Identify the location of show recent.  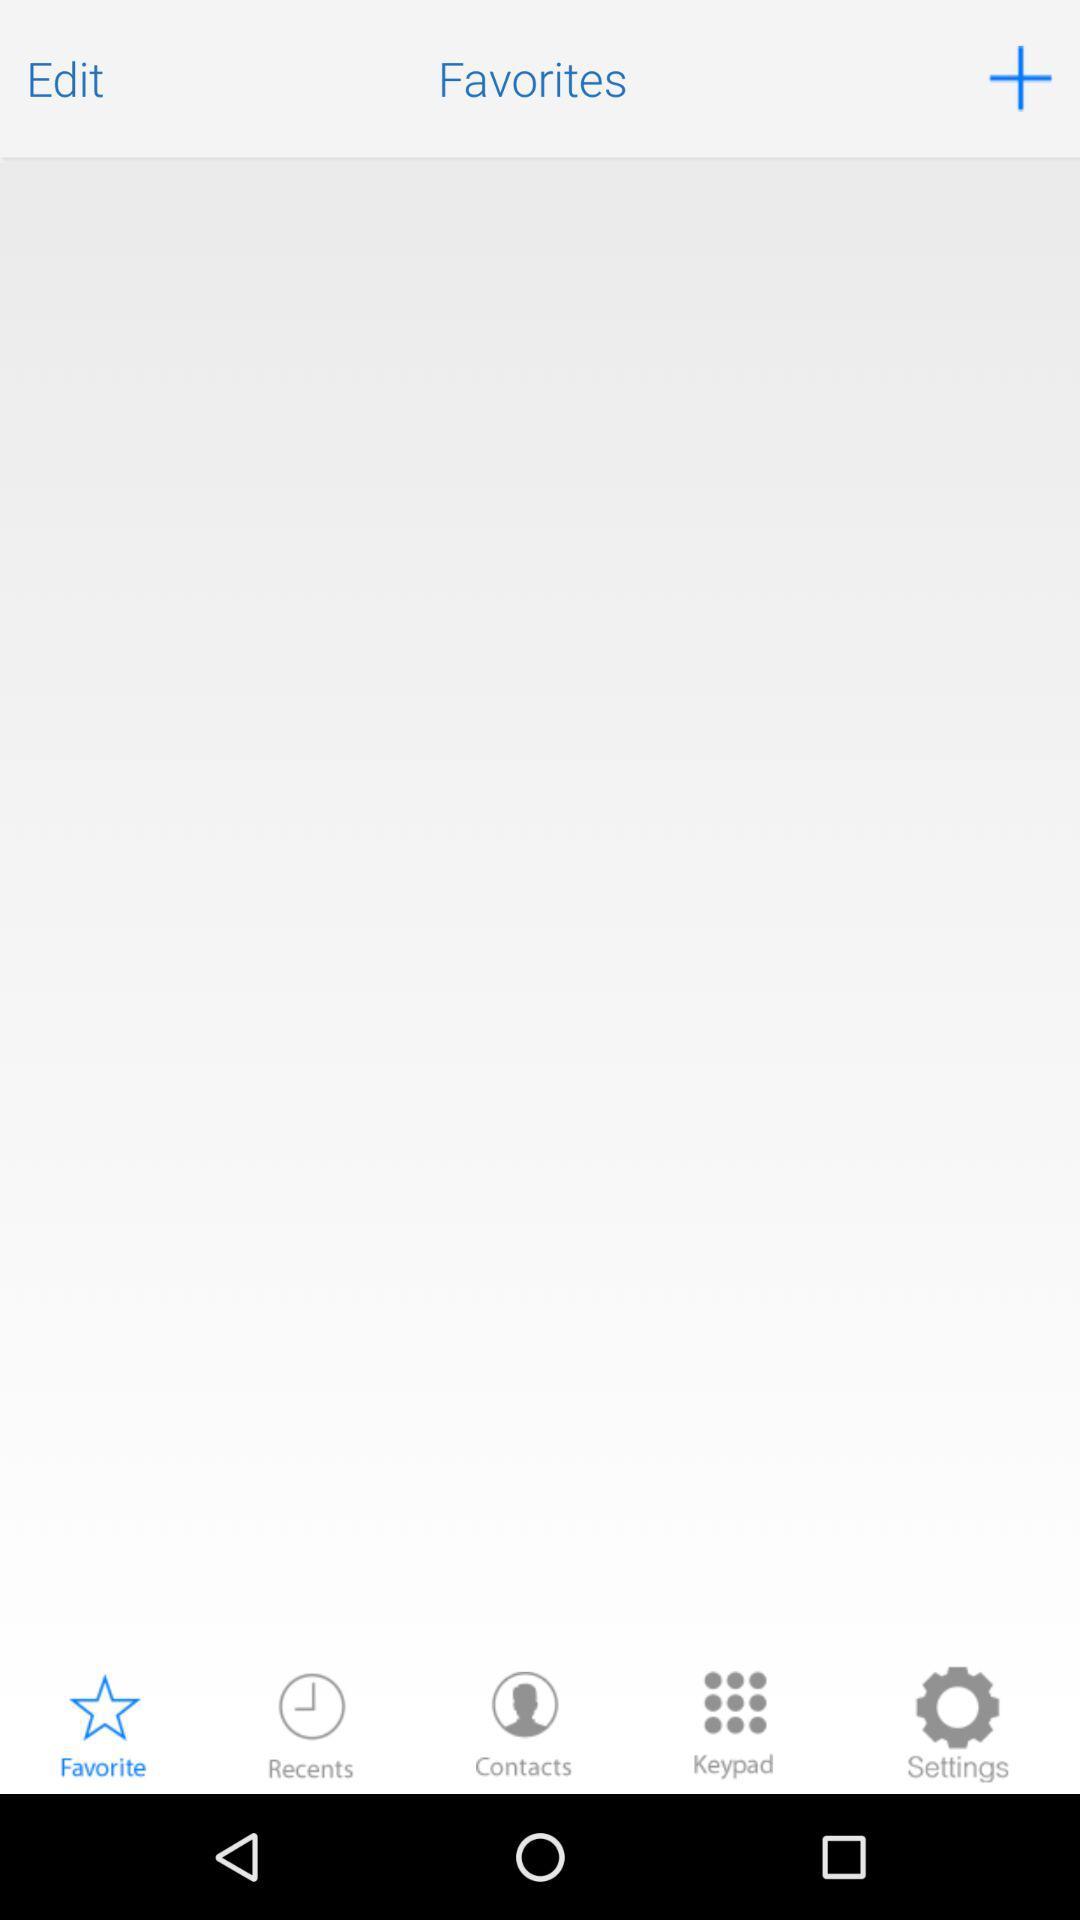
(311, 1723).